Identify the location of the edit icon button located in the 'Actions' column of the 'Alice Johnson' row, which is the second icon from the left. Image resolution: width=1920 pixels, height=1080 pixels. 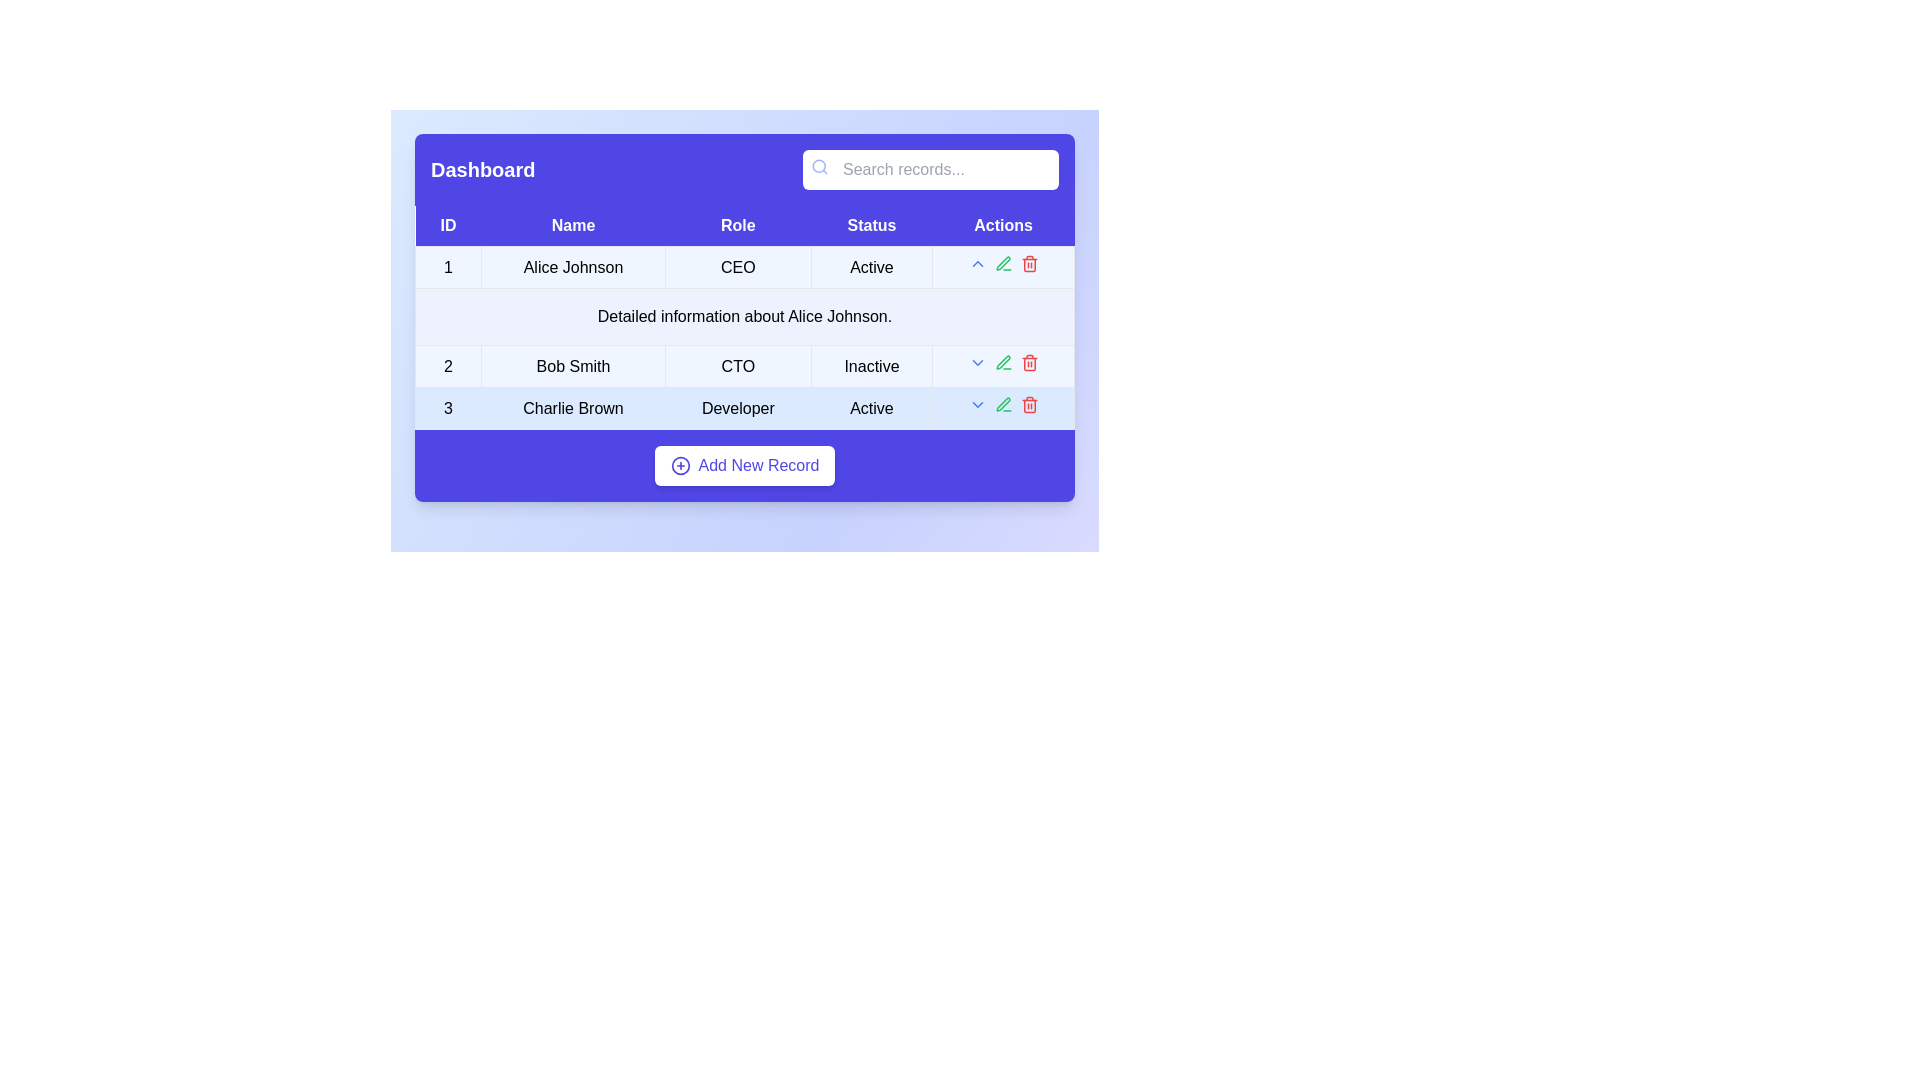
(1003, 266).